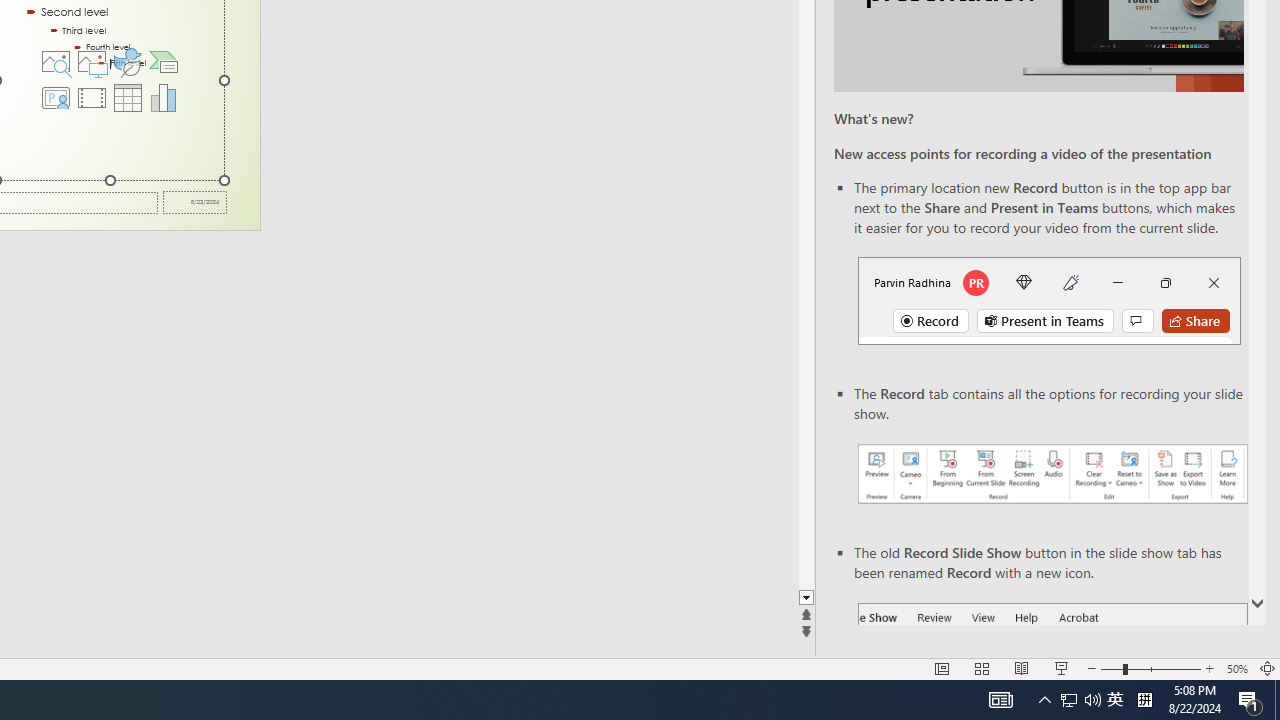  I want to click on 'Stock Images', so click(55, 60).